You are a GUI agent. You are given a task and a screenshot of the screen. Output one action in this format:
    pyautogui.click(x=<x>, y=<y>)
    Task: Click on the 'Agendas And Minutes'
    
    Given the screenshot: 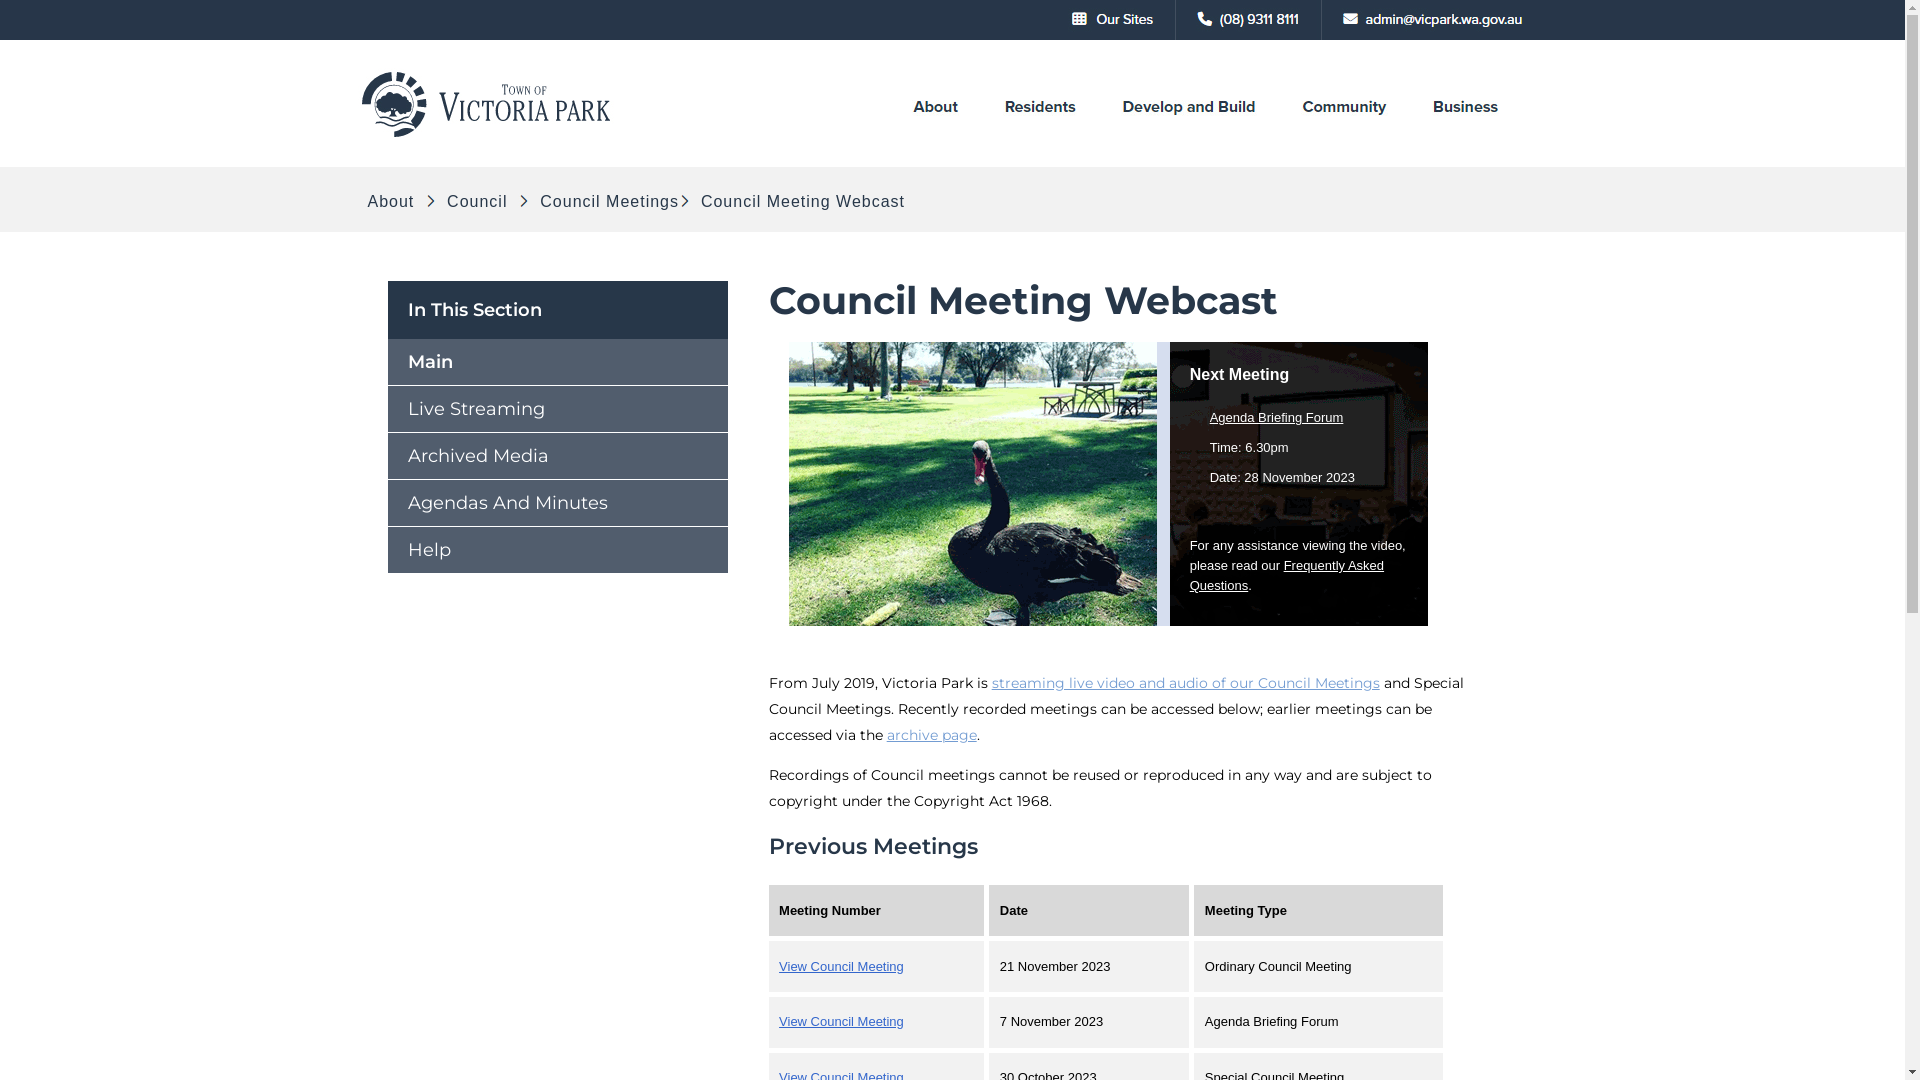 What is the action you would take?
    pyautogui.click(x=557, y=501)
    